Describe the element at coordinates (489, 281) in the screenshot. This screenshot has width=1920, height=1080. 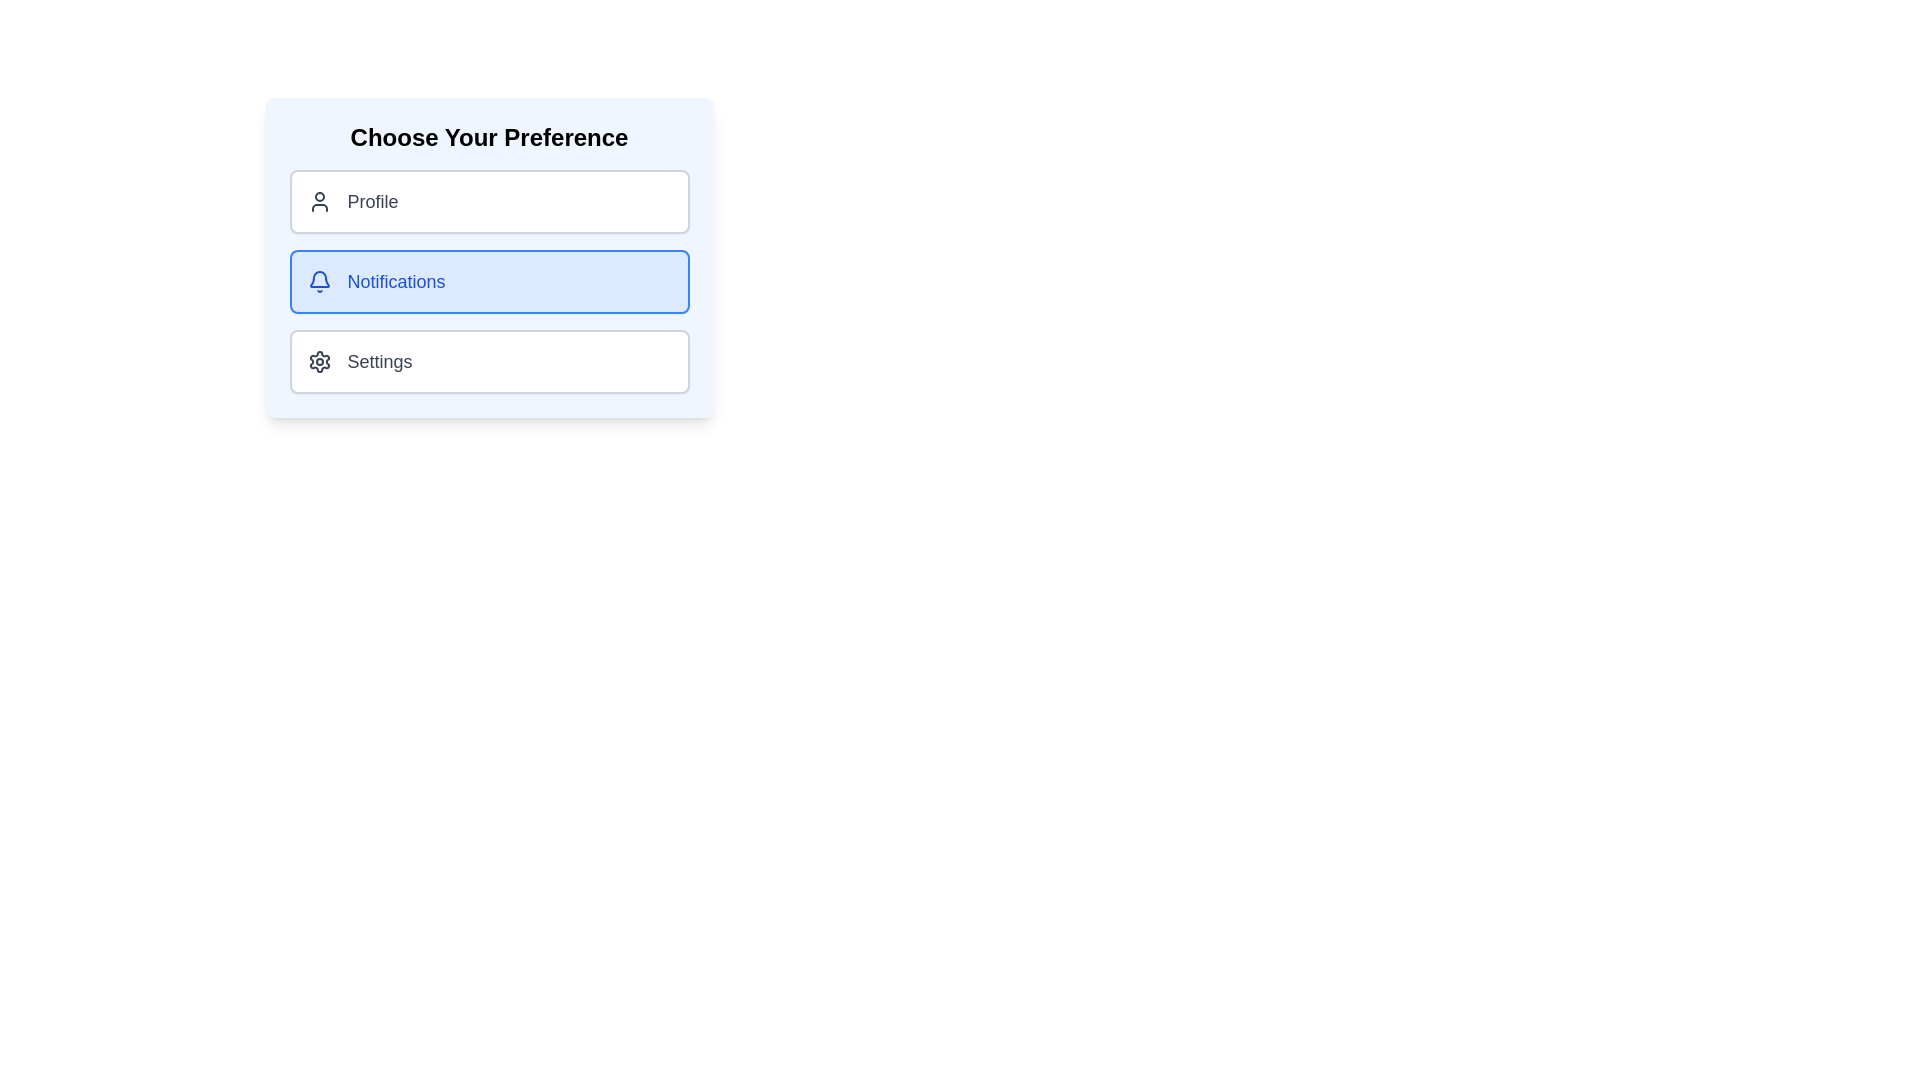
I see `the selectable button for notifications` at that location.